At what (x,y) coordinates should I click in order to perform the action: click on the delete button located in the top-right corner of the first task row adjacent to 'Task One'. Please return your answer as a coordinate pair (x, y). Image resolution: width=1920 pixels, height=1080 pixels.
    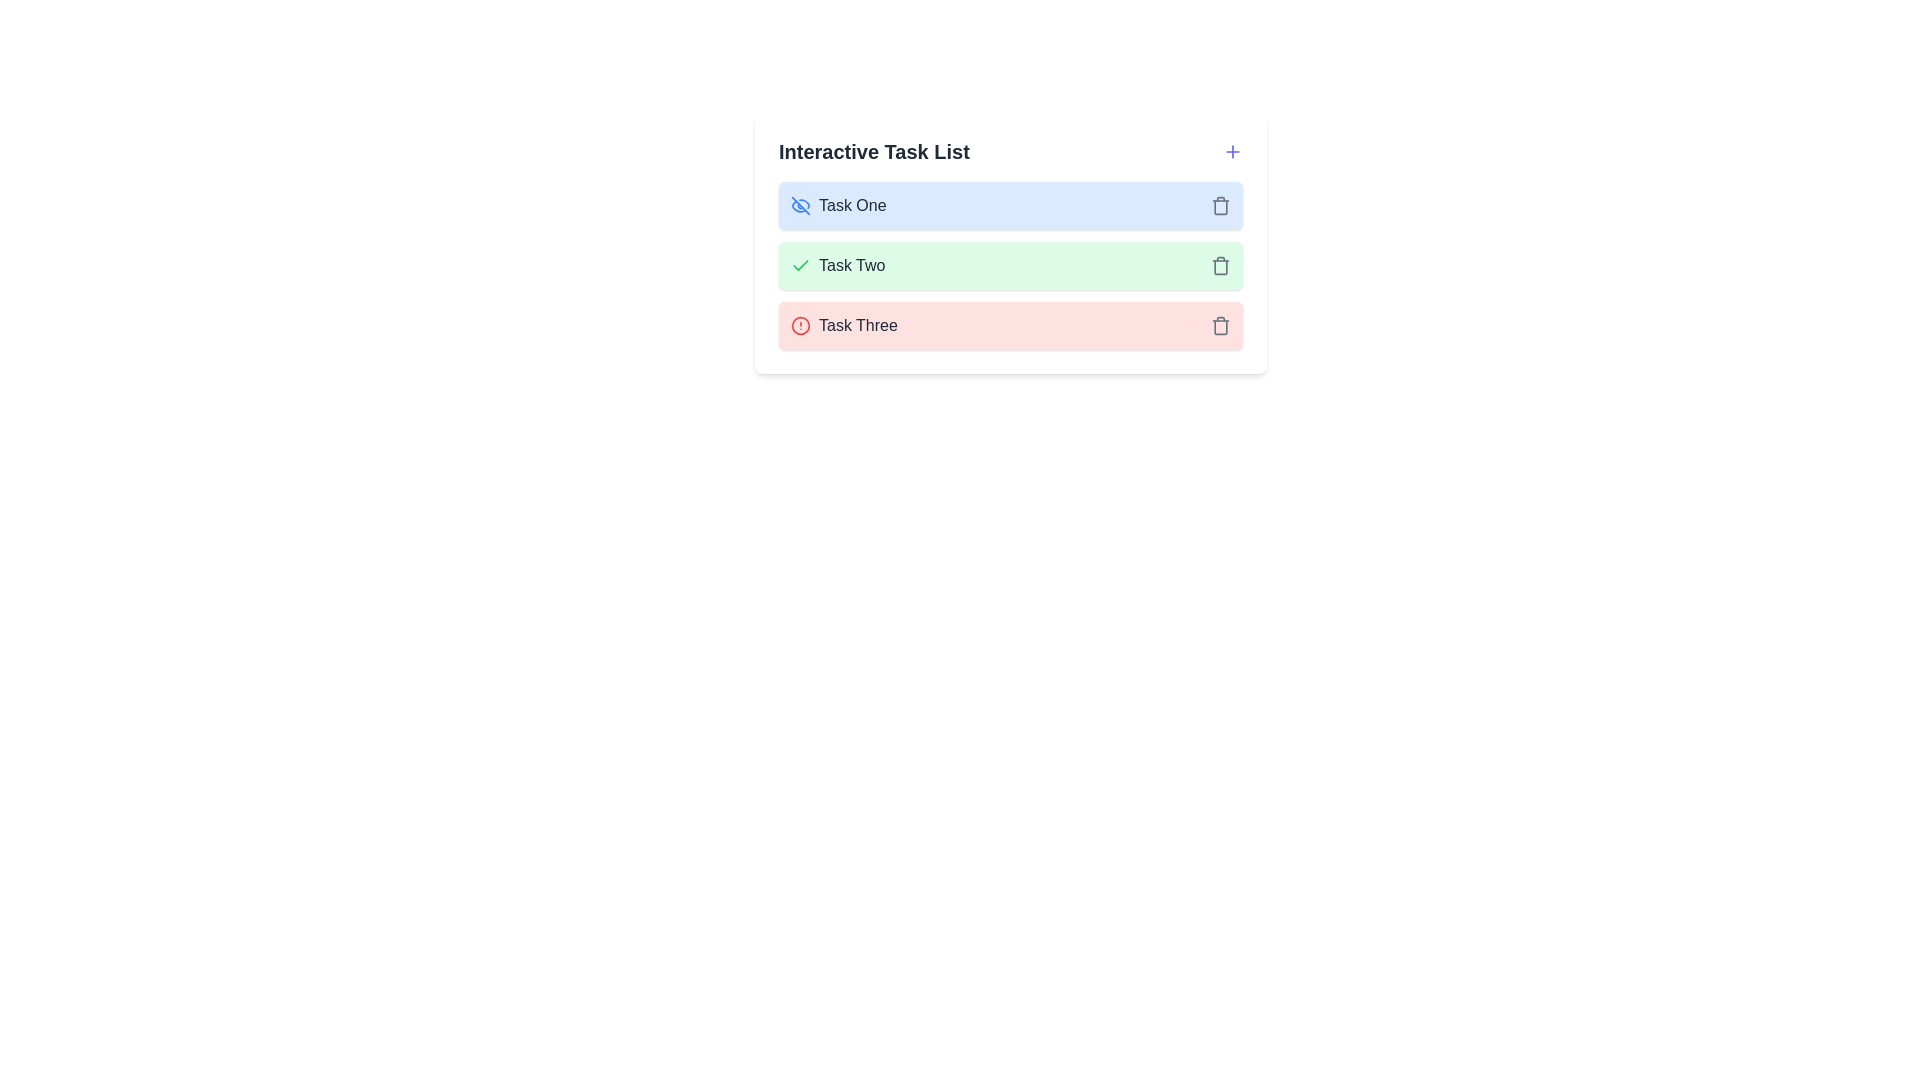
    Looking at the image, I should click on (1219, 205).